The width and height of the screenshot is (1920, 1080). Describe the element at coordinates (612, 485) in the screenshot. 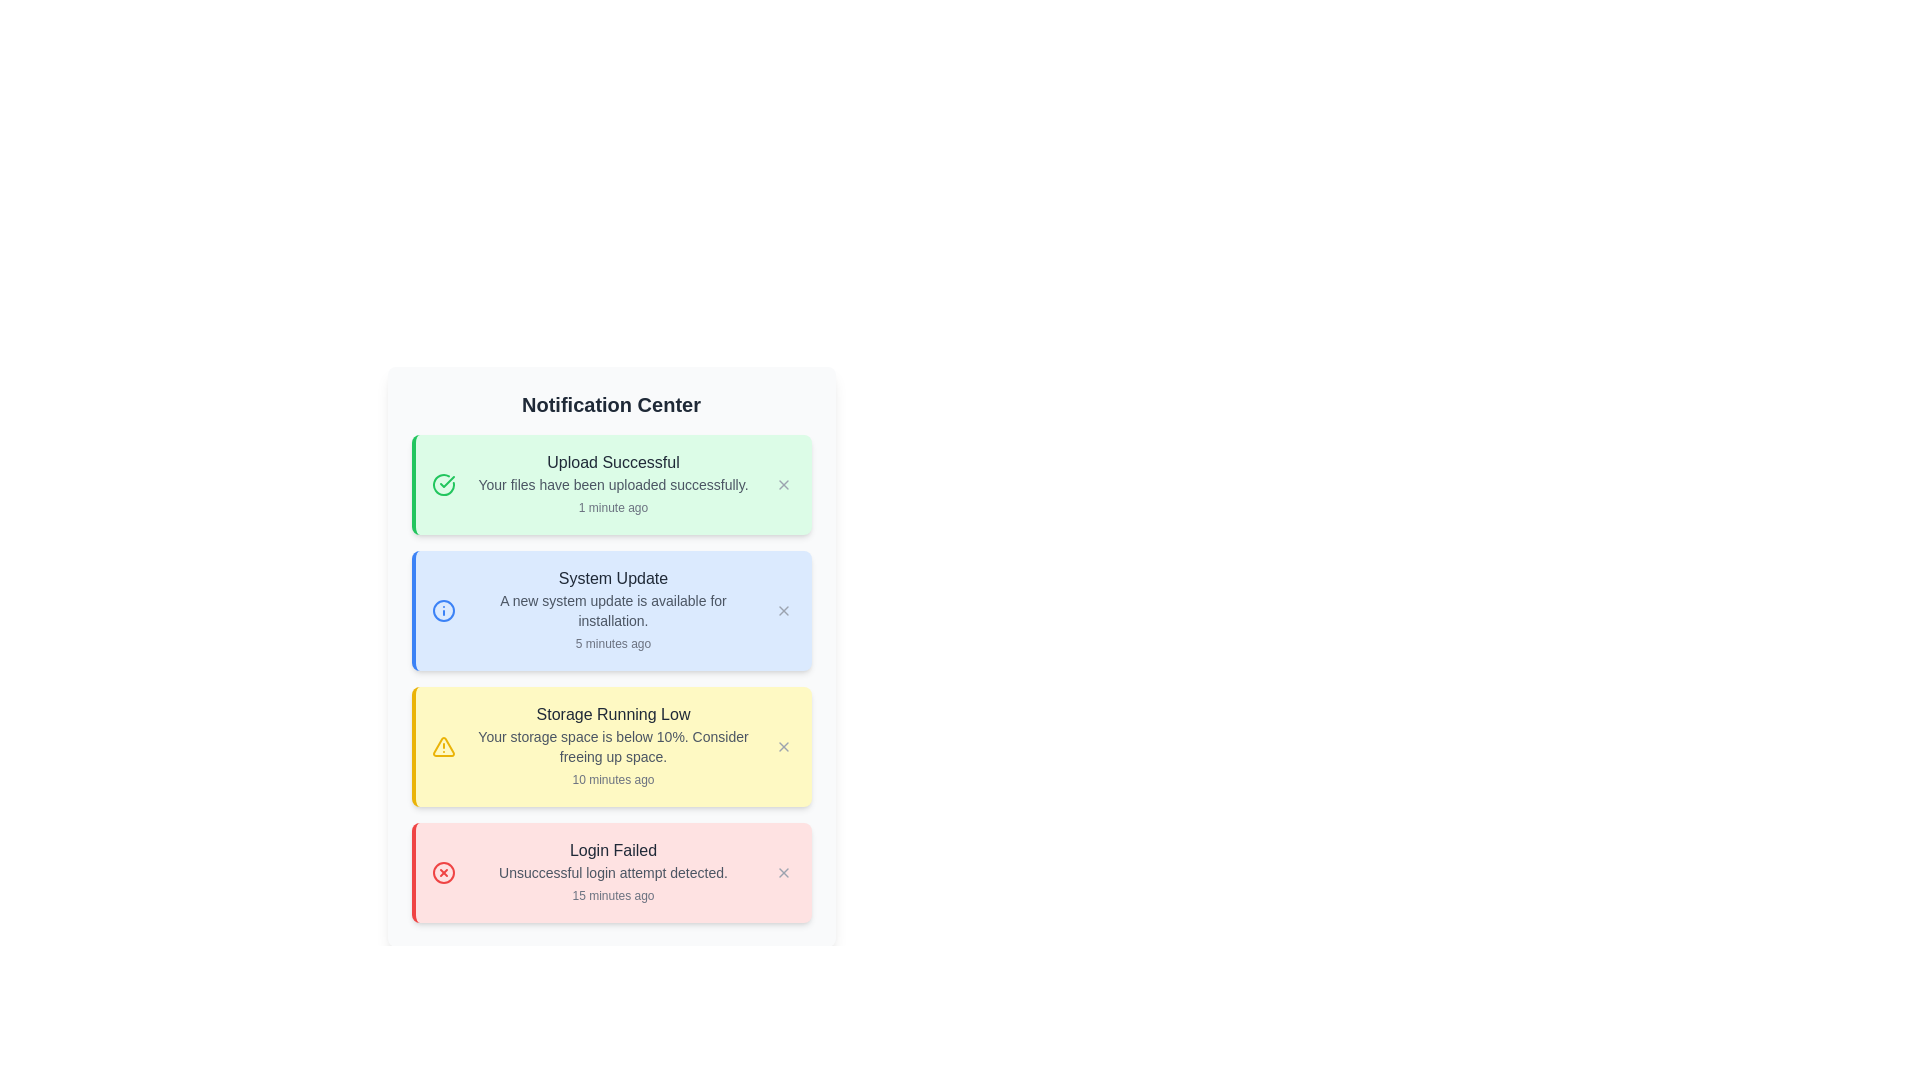

I see `the Notification message element, which displays 'Upload Successful' with additional details on a green background` at that location.